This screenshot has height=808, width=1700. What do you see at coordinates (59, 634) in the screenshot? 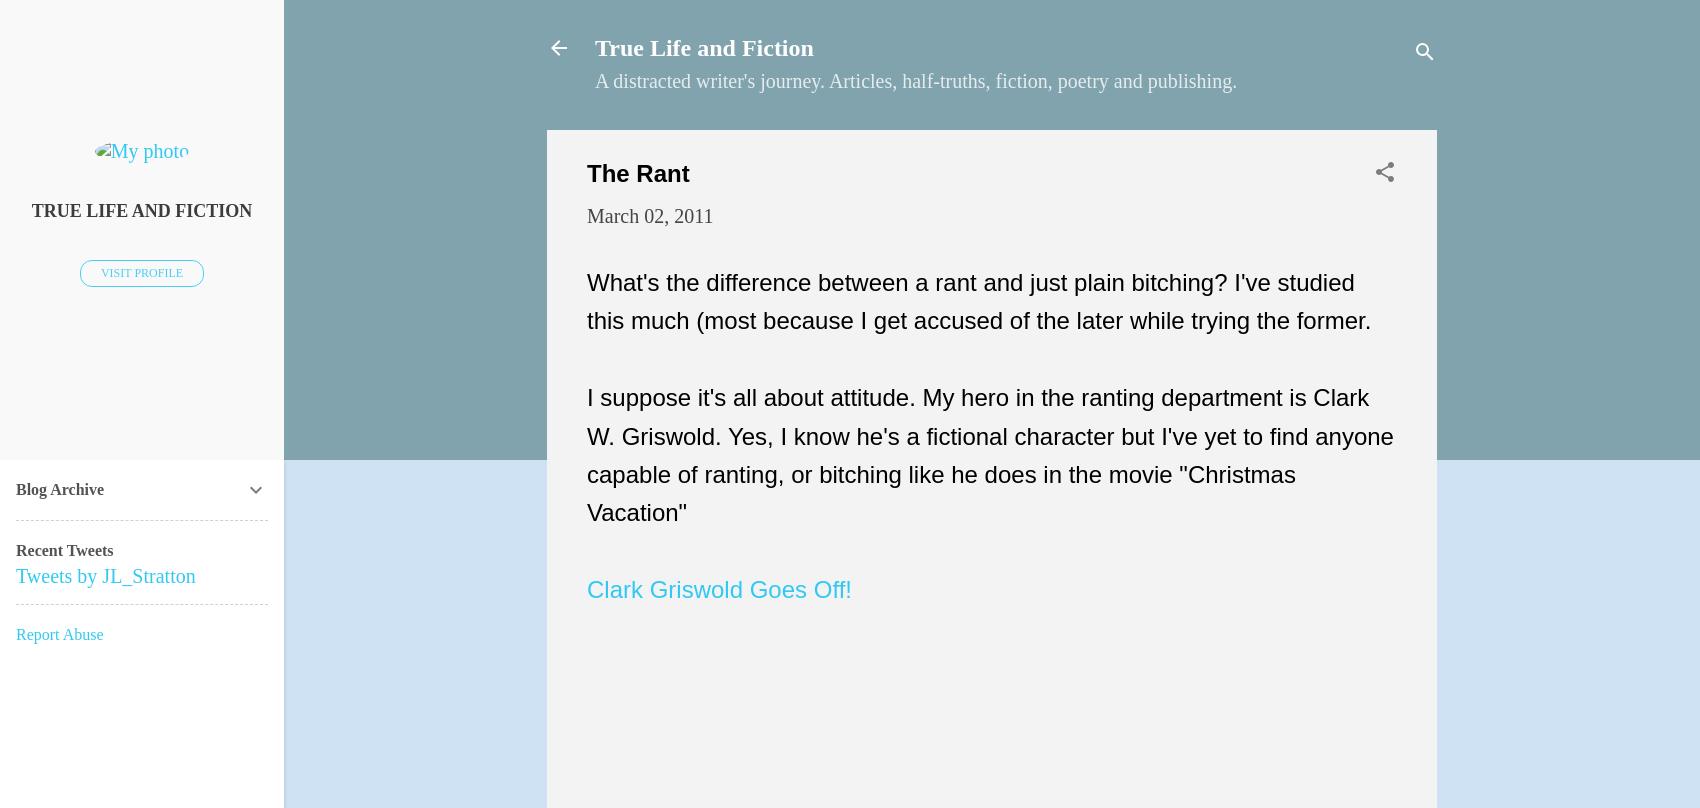
I see `'Report Abuse'` at bounding box center [59, 634].